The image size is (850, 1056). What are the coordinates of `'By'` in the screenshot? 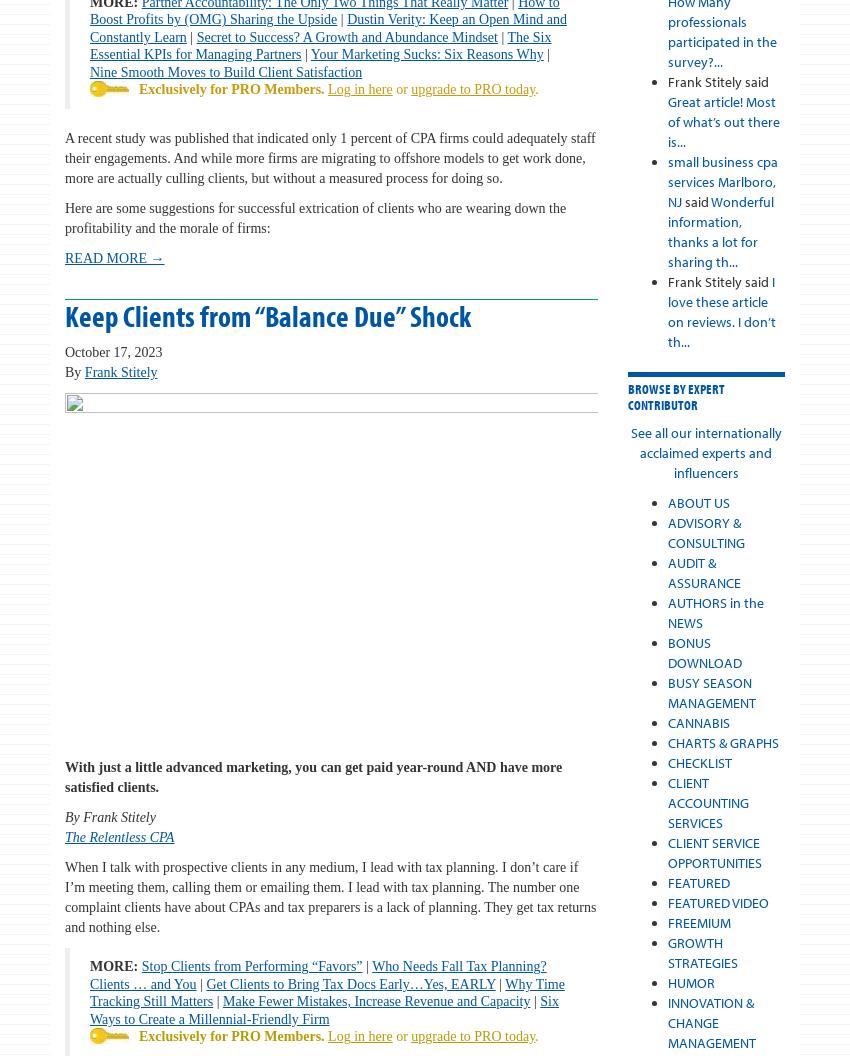 It's located at (65, 370).